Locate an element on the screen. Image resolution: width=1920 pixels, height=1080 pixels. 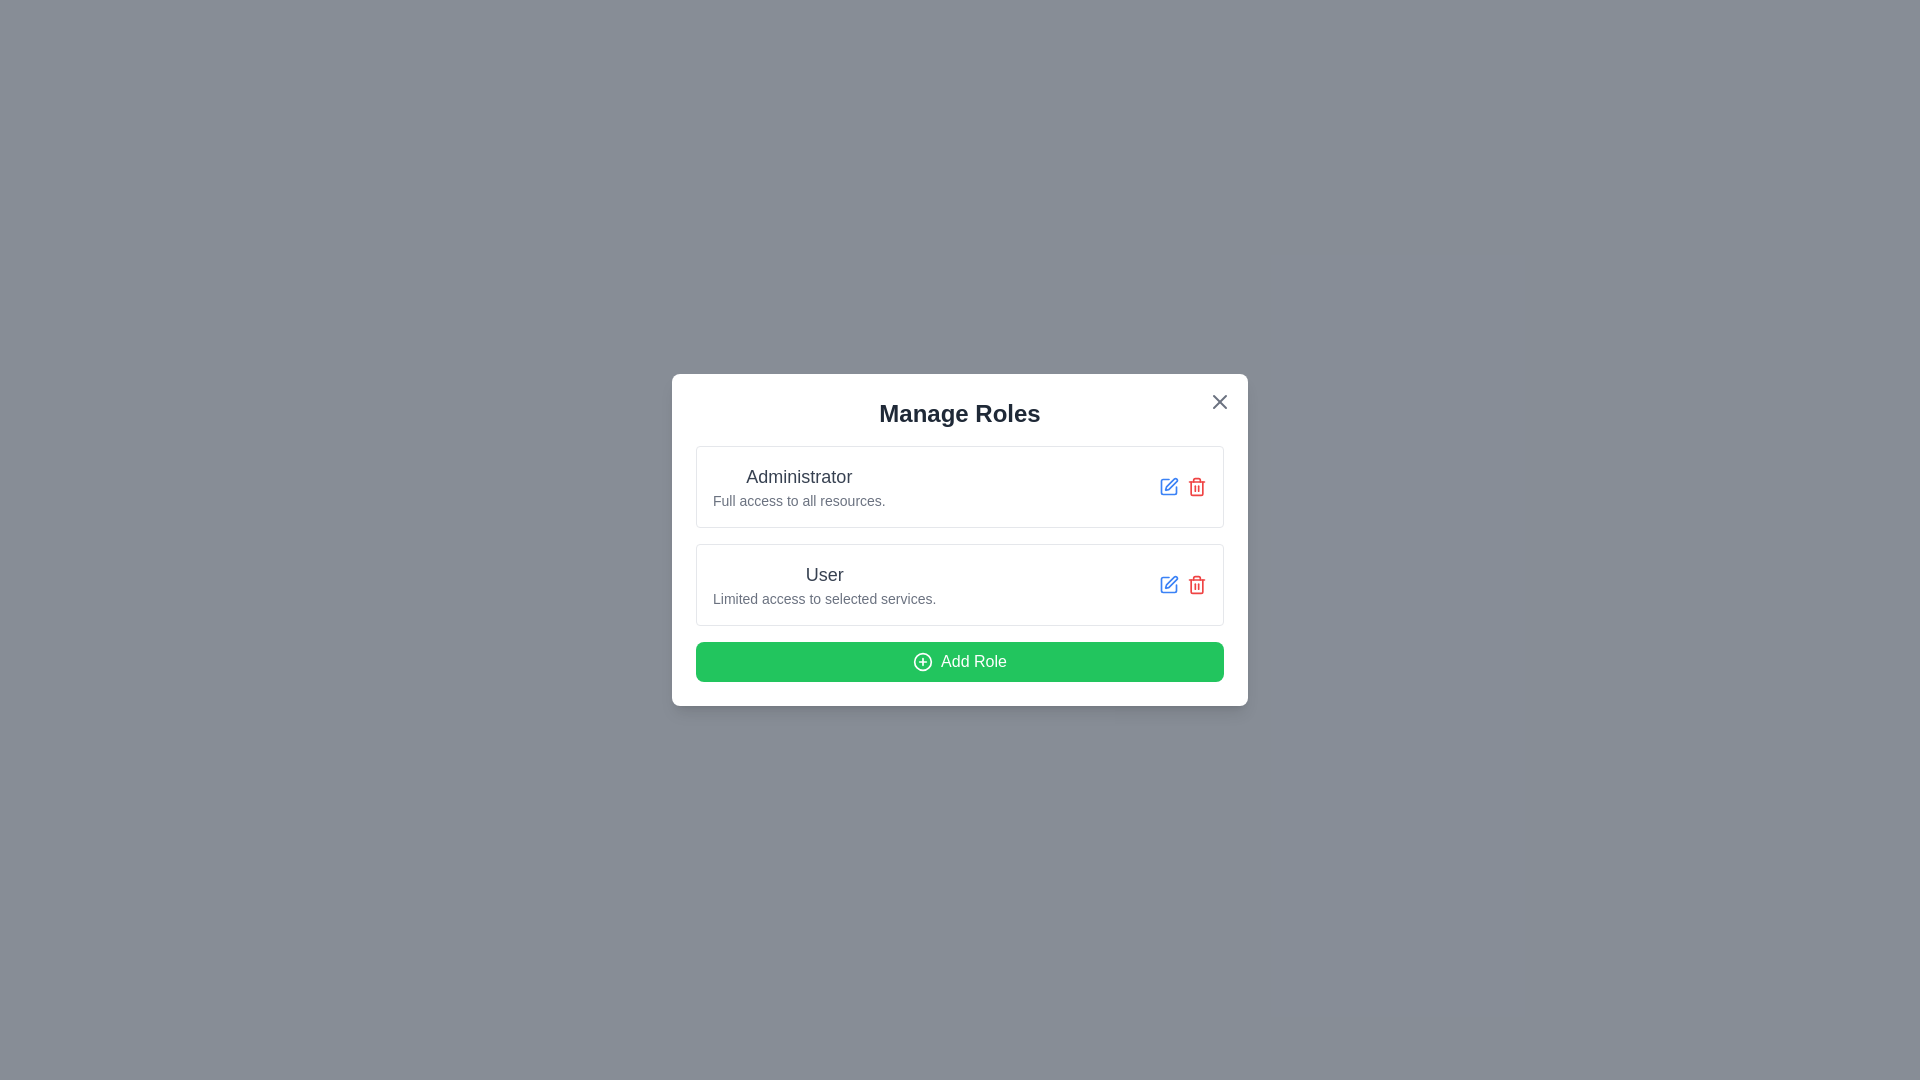
the editing icon located to the left of the trash bin icon in the second list item labeled 'User' to initiate an edit action is located at coordinates (1171, 582).